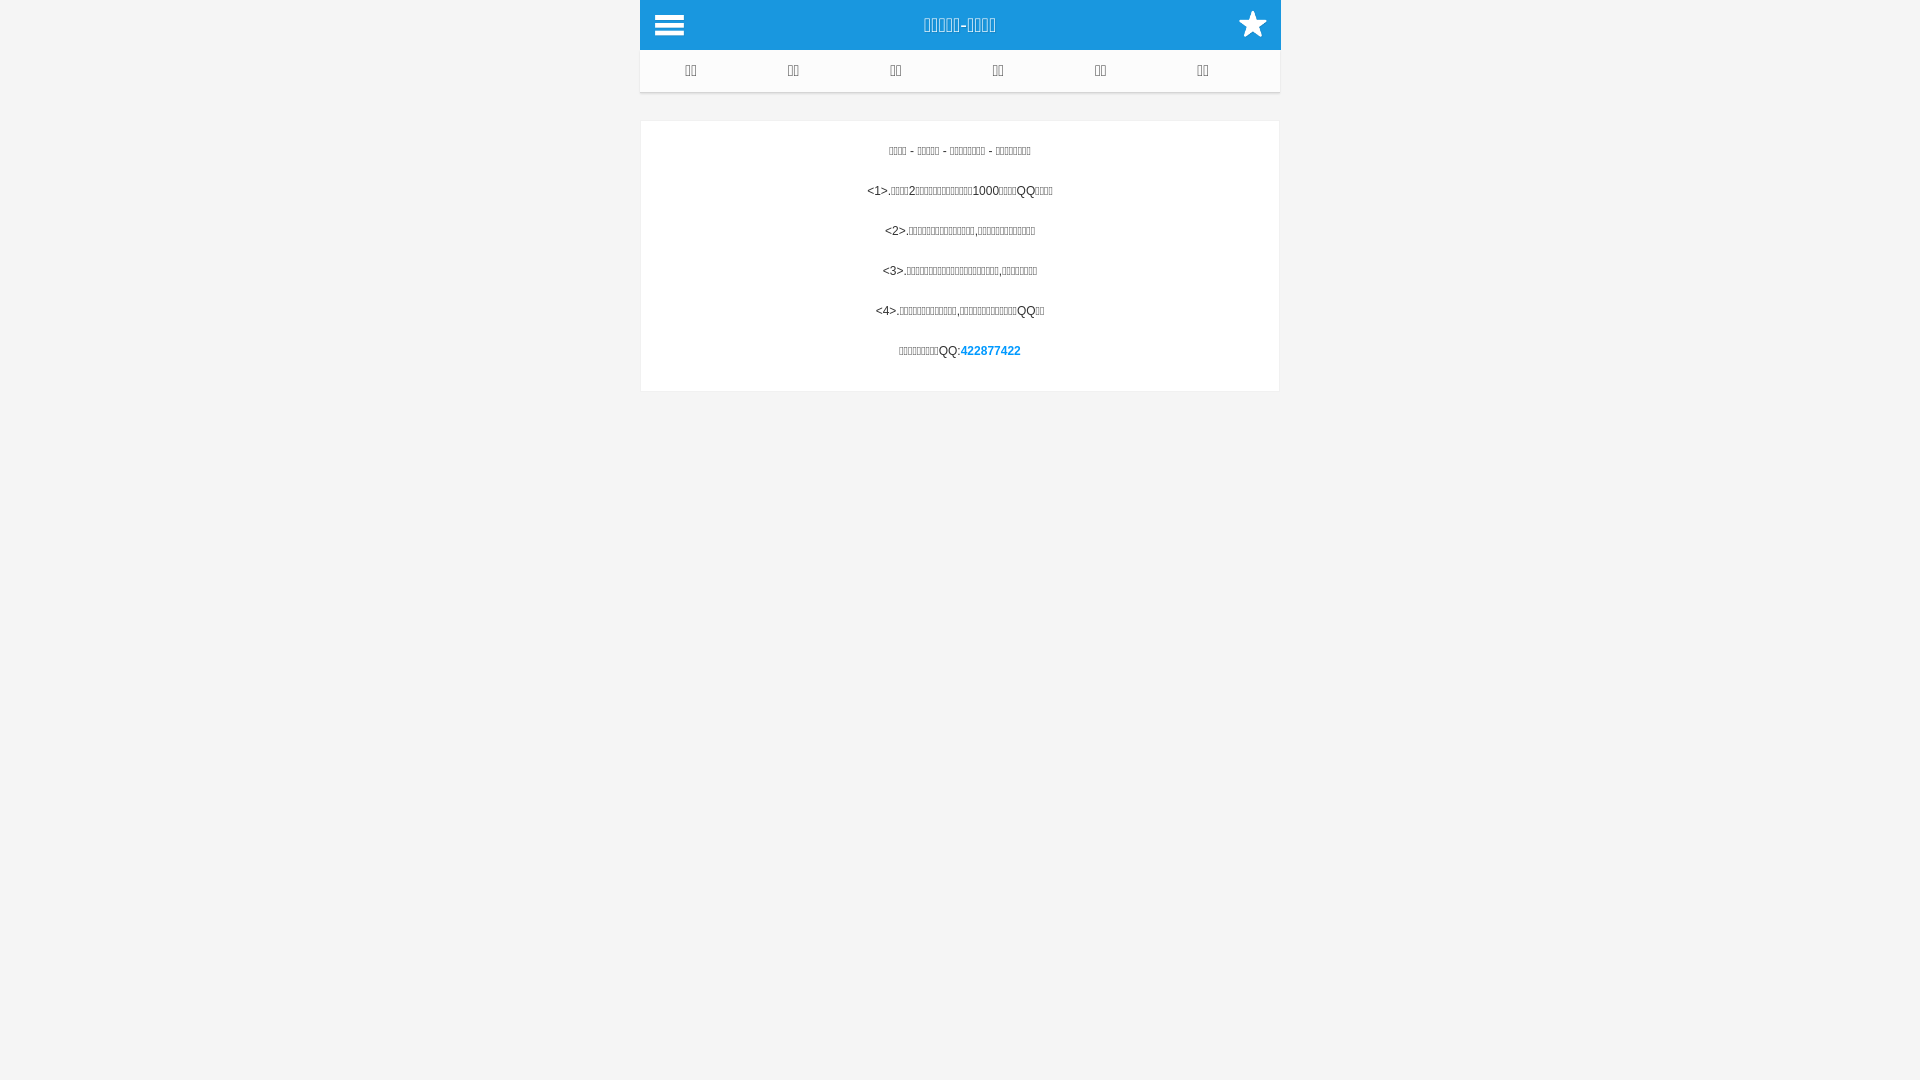 Image resolution: width=1920 pixels, height=1080 pixels. I want to click on '422877422', so click(990, 350).